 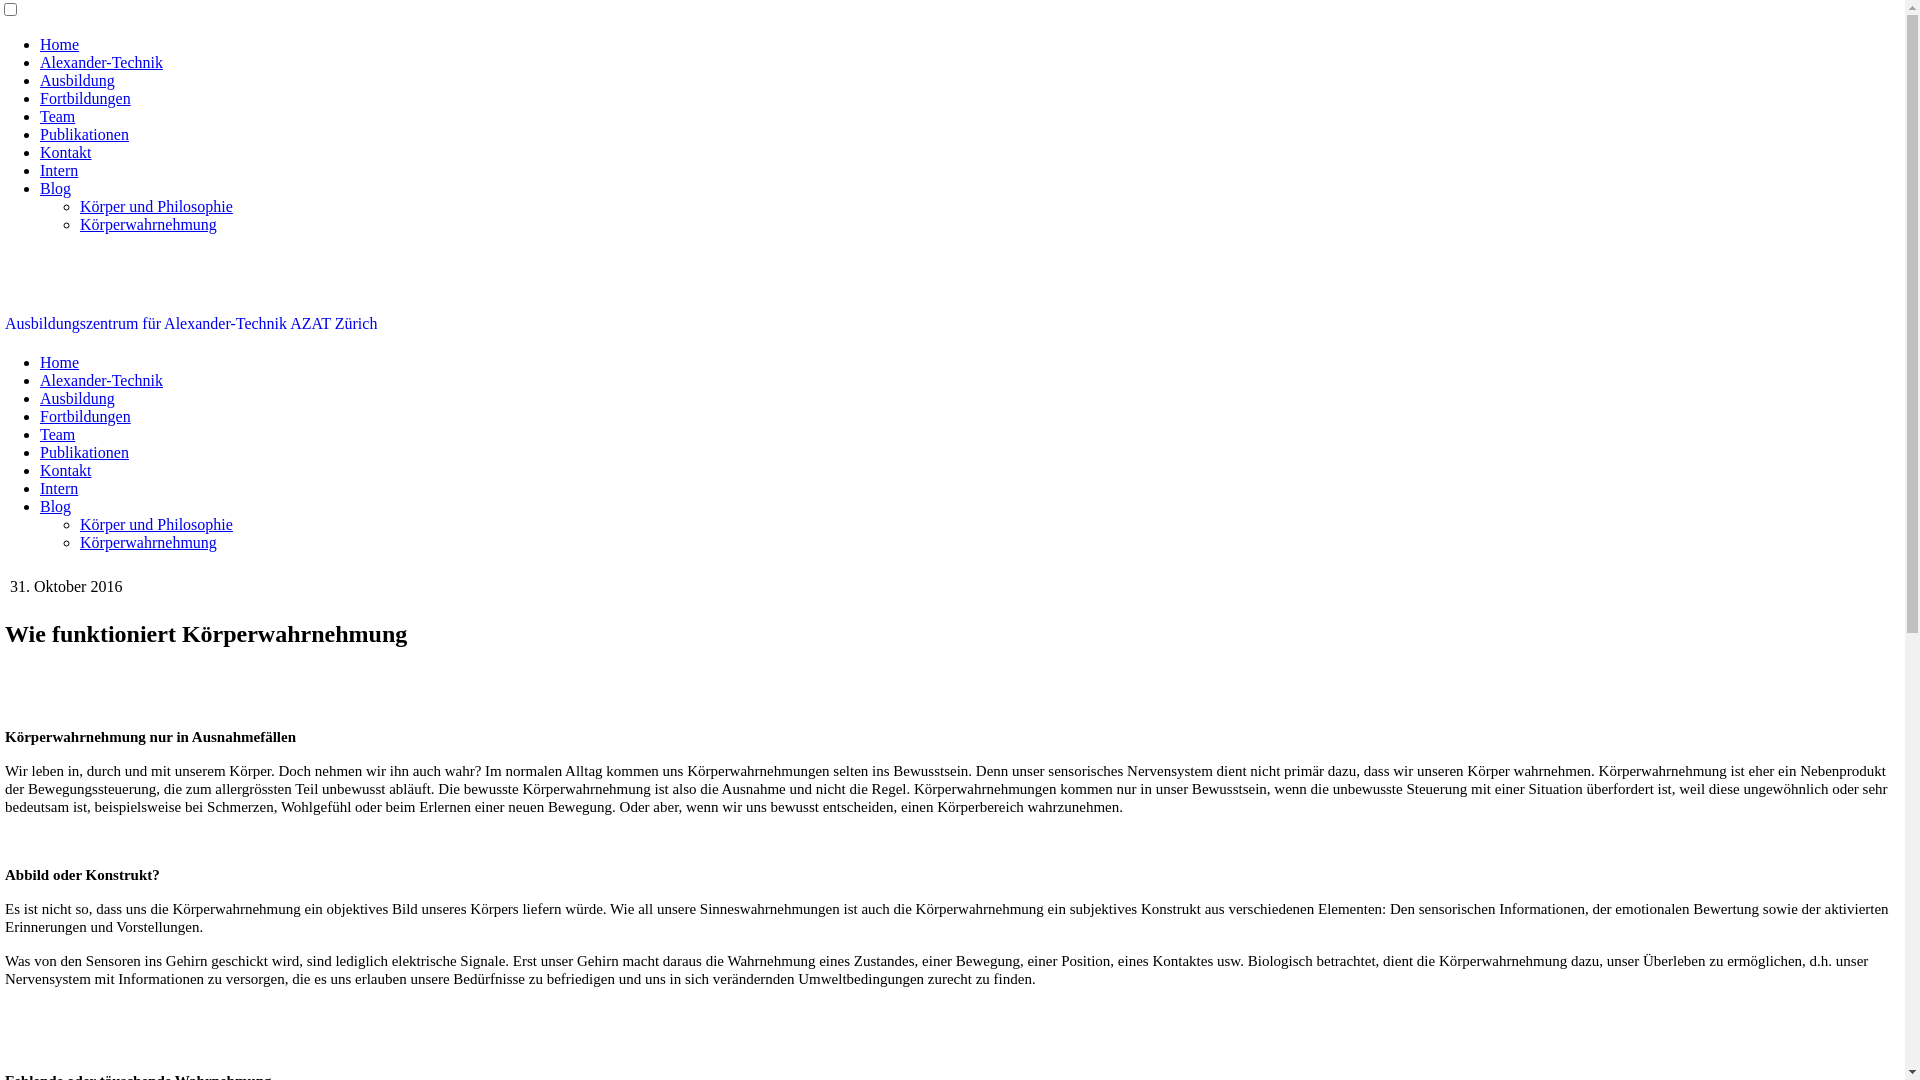 What do you see at coordinates (58, 169) in the screenshot?
I see `'Intern'` at bounding box center [58, 169].